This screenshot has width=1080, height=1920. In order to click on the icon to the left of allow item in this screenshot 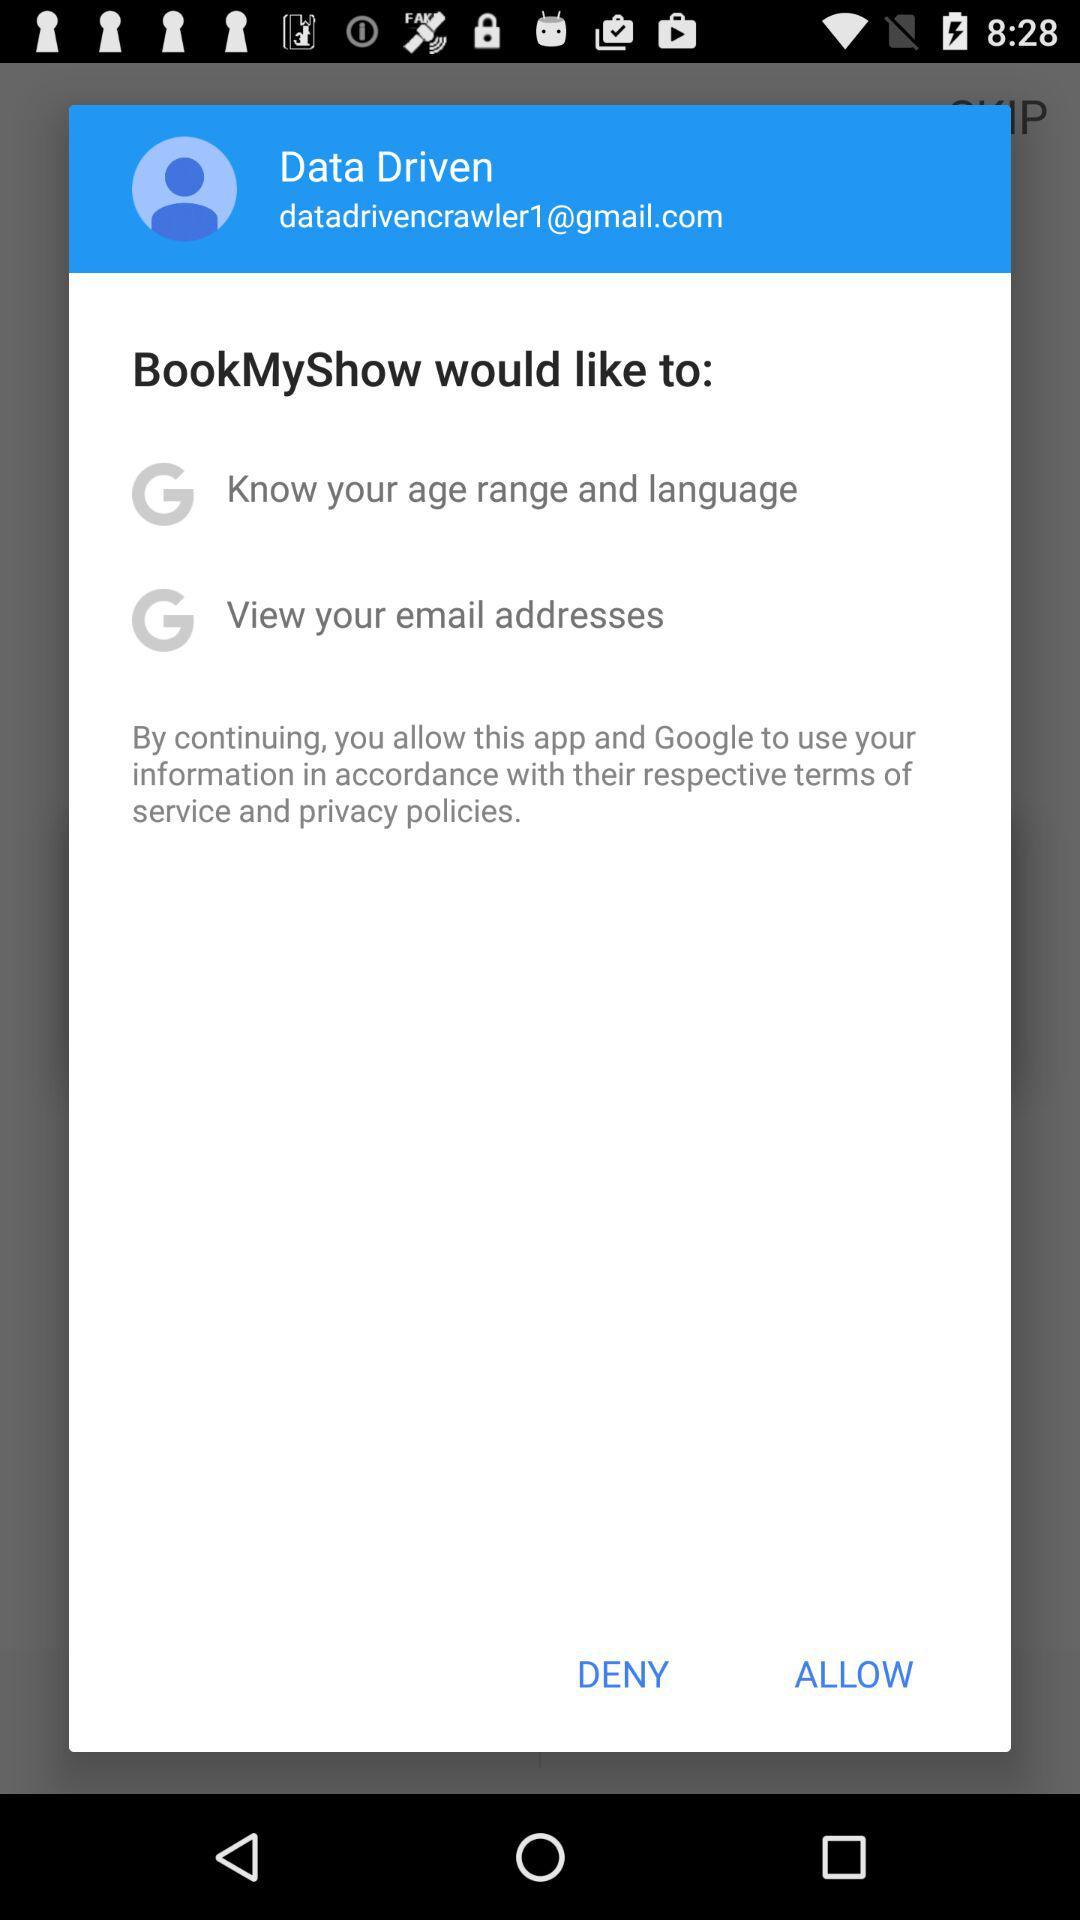, I will do `click(621, 1673)`.